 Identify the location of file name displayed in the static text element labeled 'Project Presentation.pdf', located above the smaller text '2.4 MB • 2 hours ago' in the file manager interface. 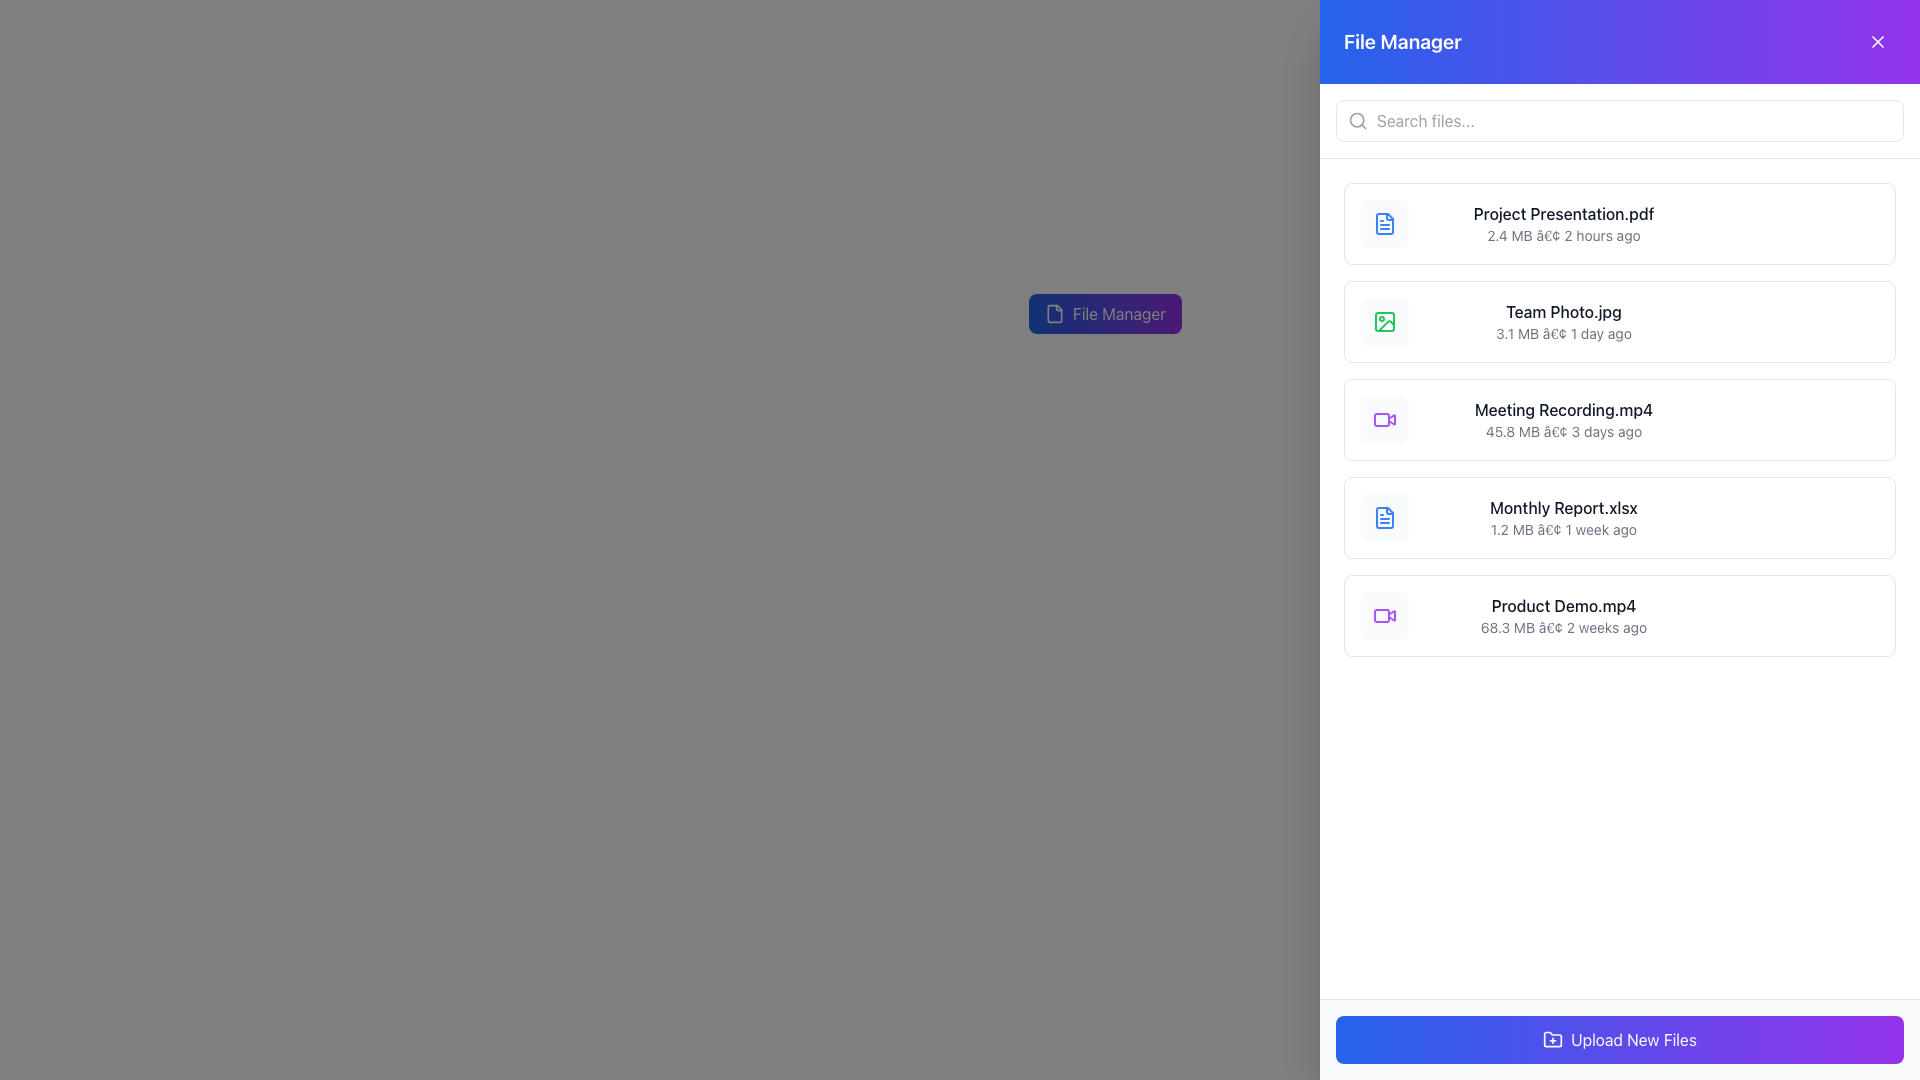
(1563, 213).